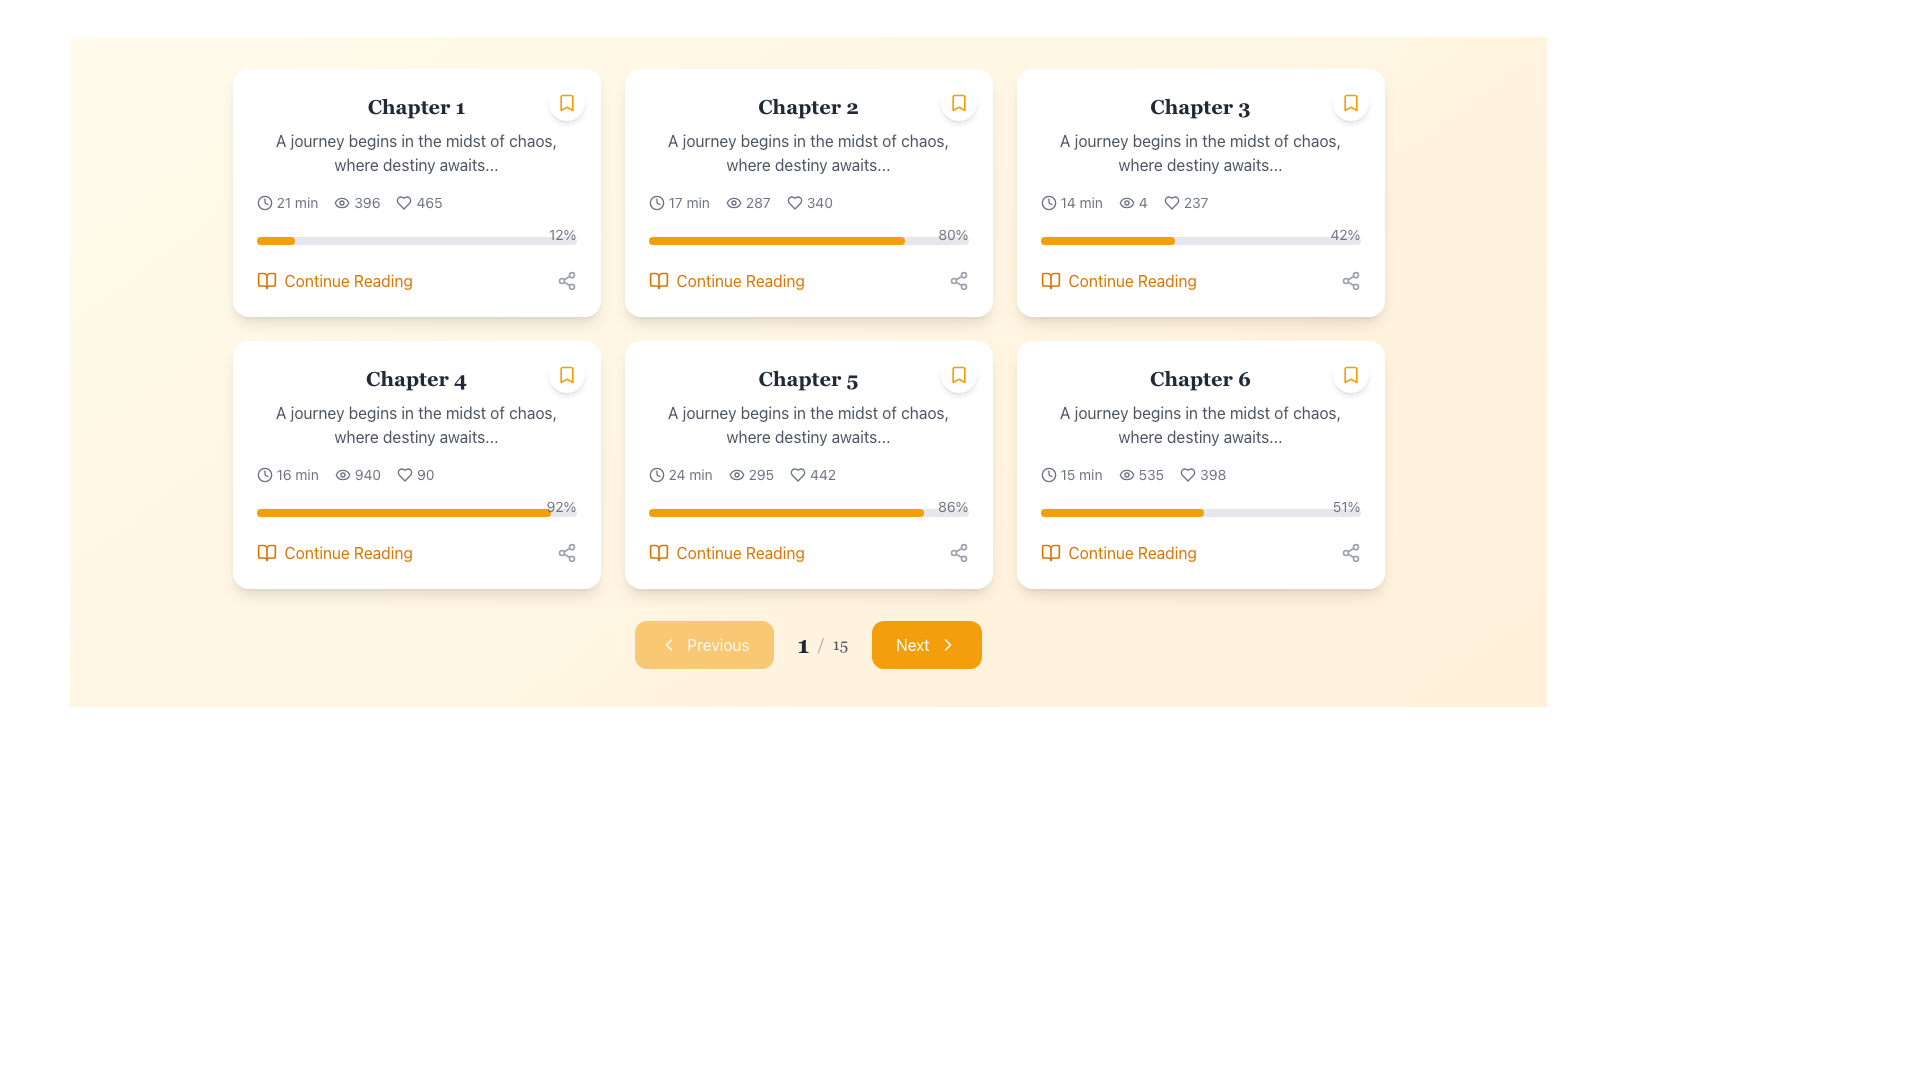 The image size is (1920, 1080). What do you see at coordinates (263, 474) in the screenshot?
I see `the circle within the clock icon located in the 'Chapter 4' card, which is positioned before the '16 min' text denoting the reading time` at bounding box center [263, 474].